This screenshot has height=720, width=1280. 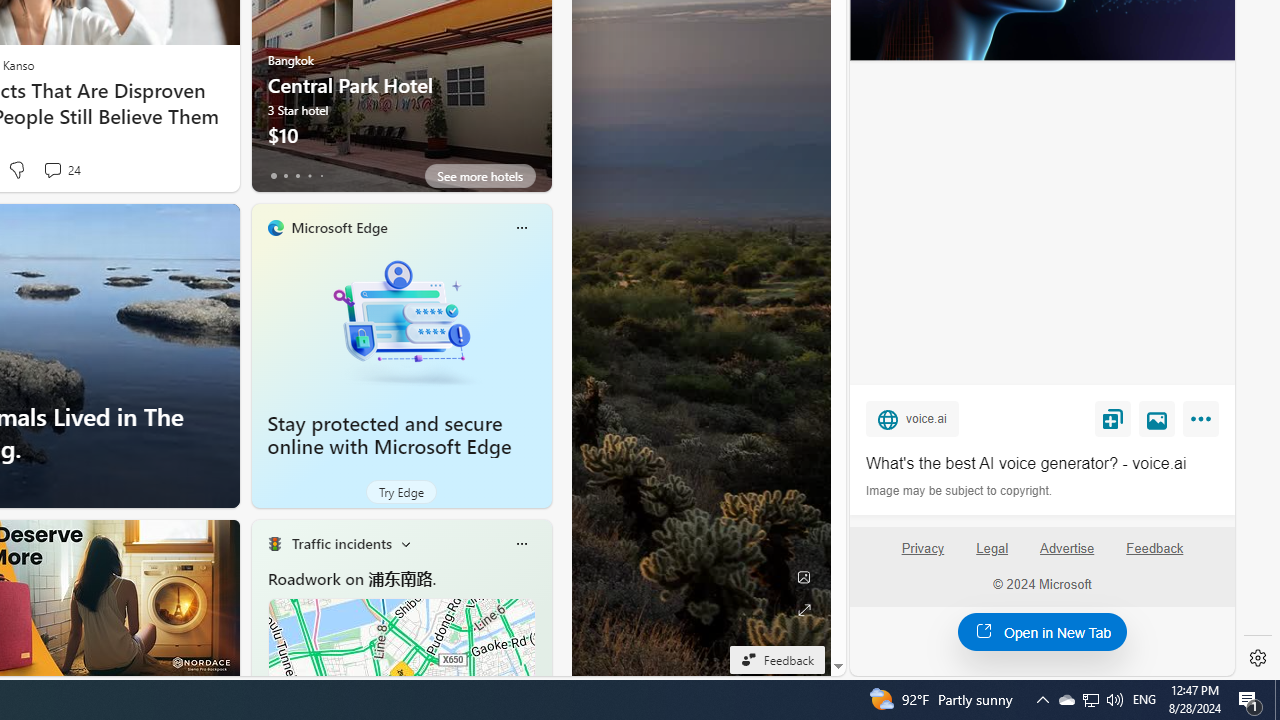 I want to click on 'Advertise', so click(x=1065, y=548).